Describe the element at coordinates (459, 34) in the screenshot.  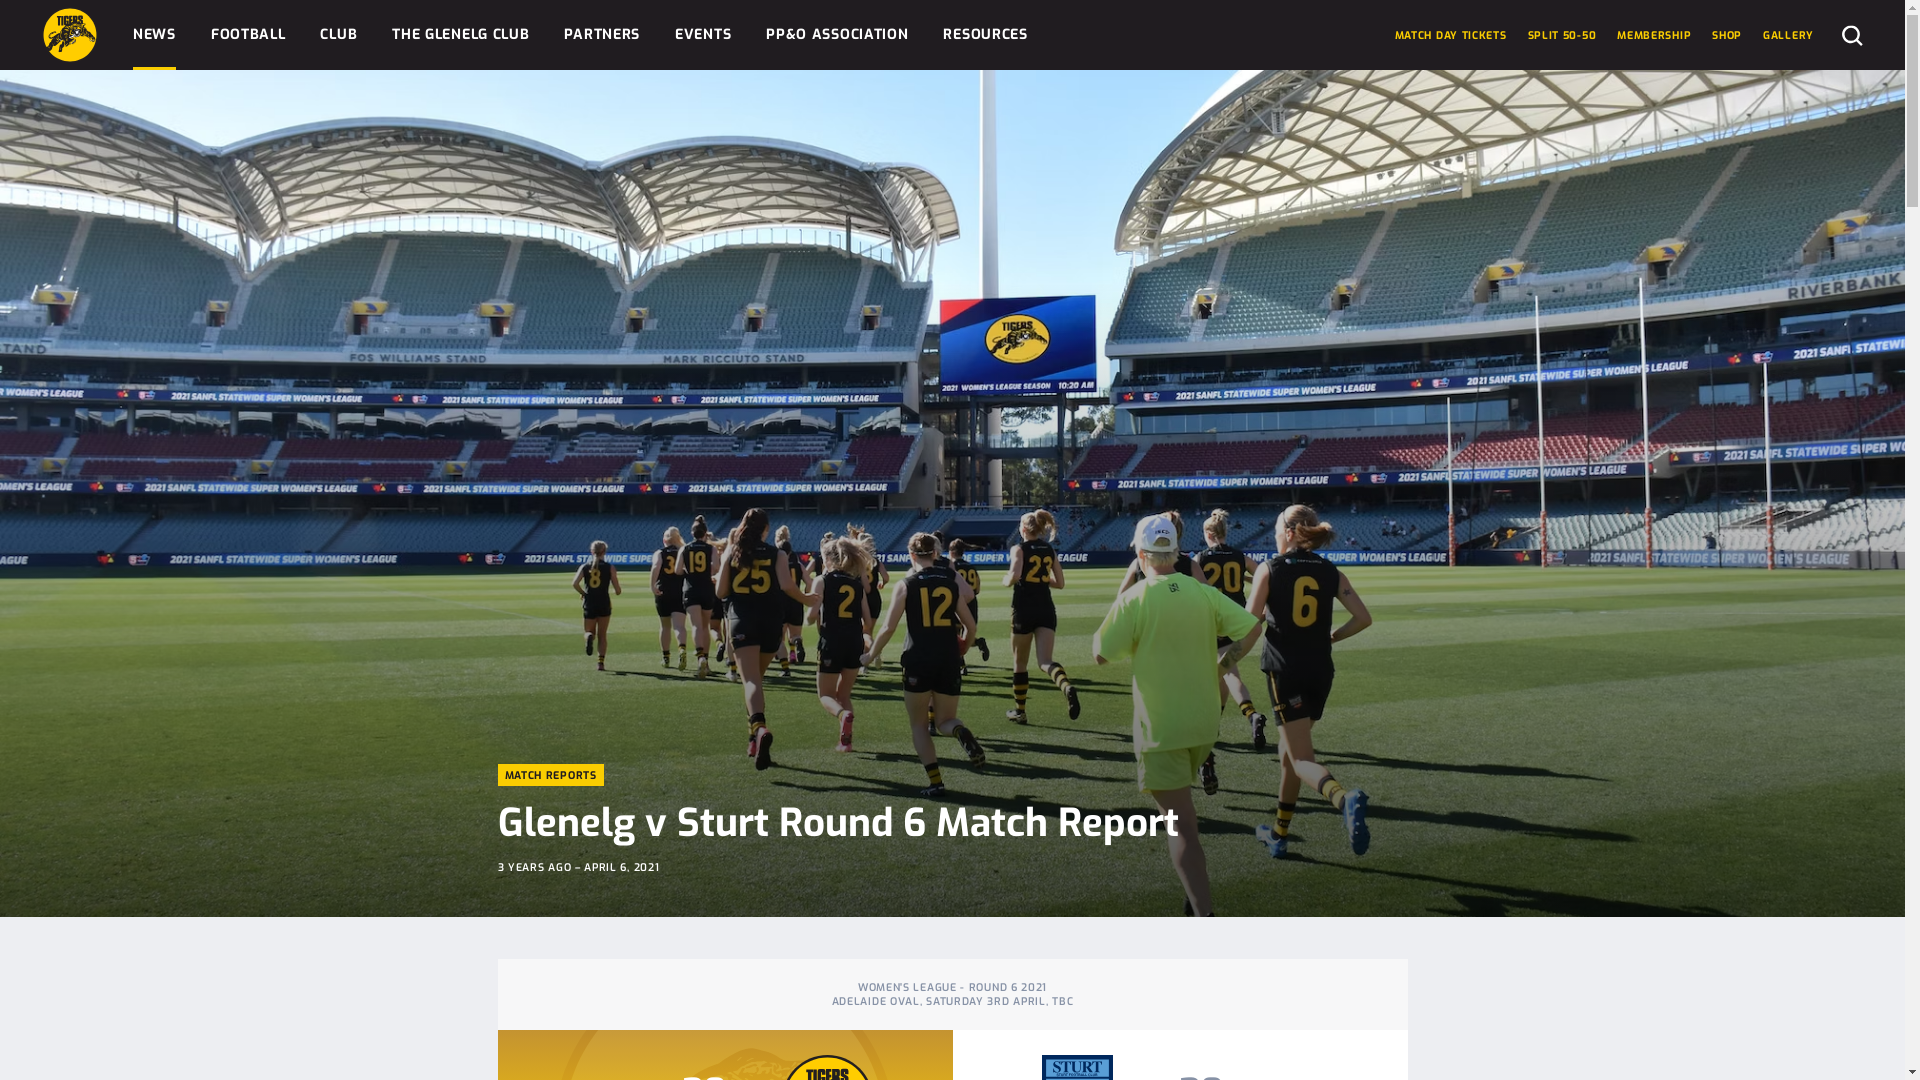
I see `'THE GLENELG CLUB'` at that location.